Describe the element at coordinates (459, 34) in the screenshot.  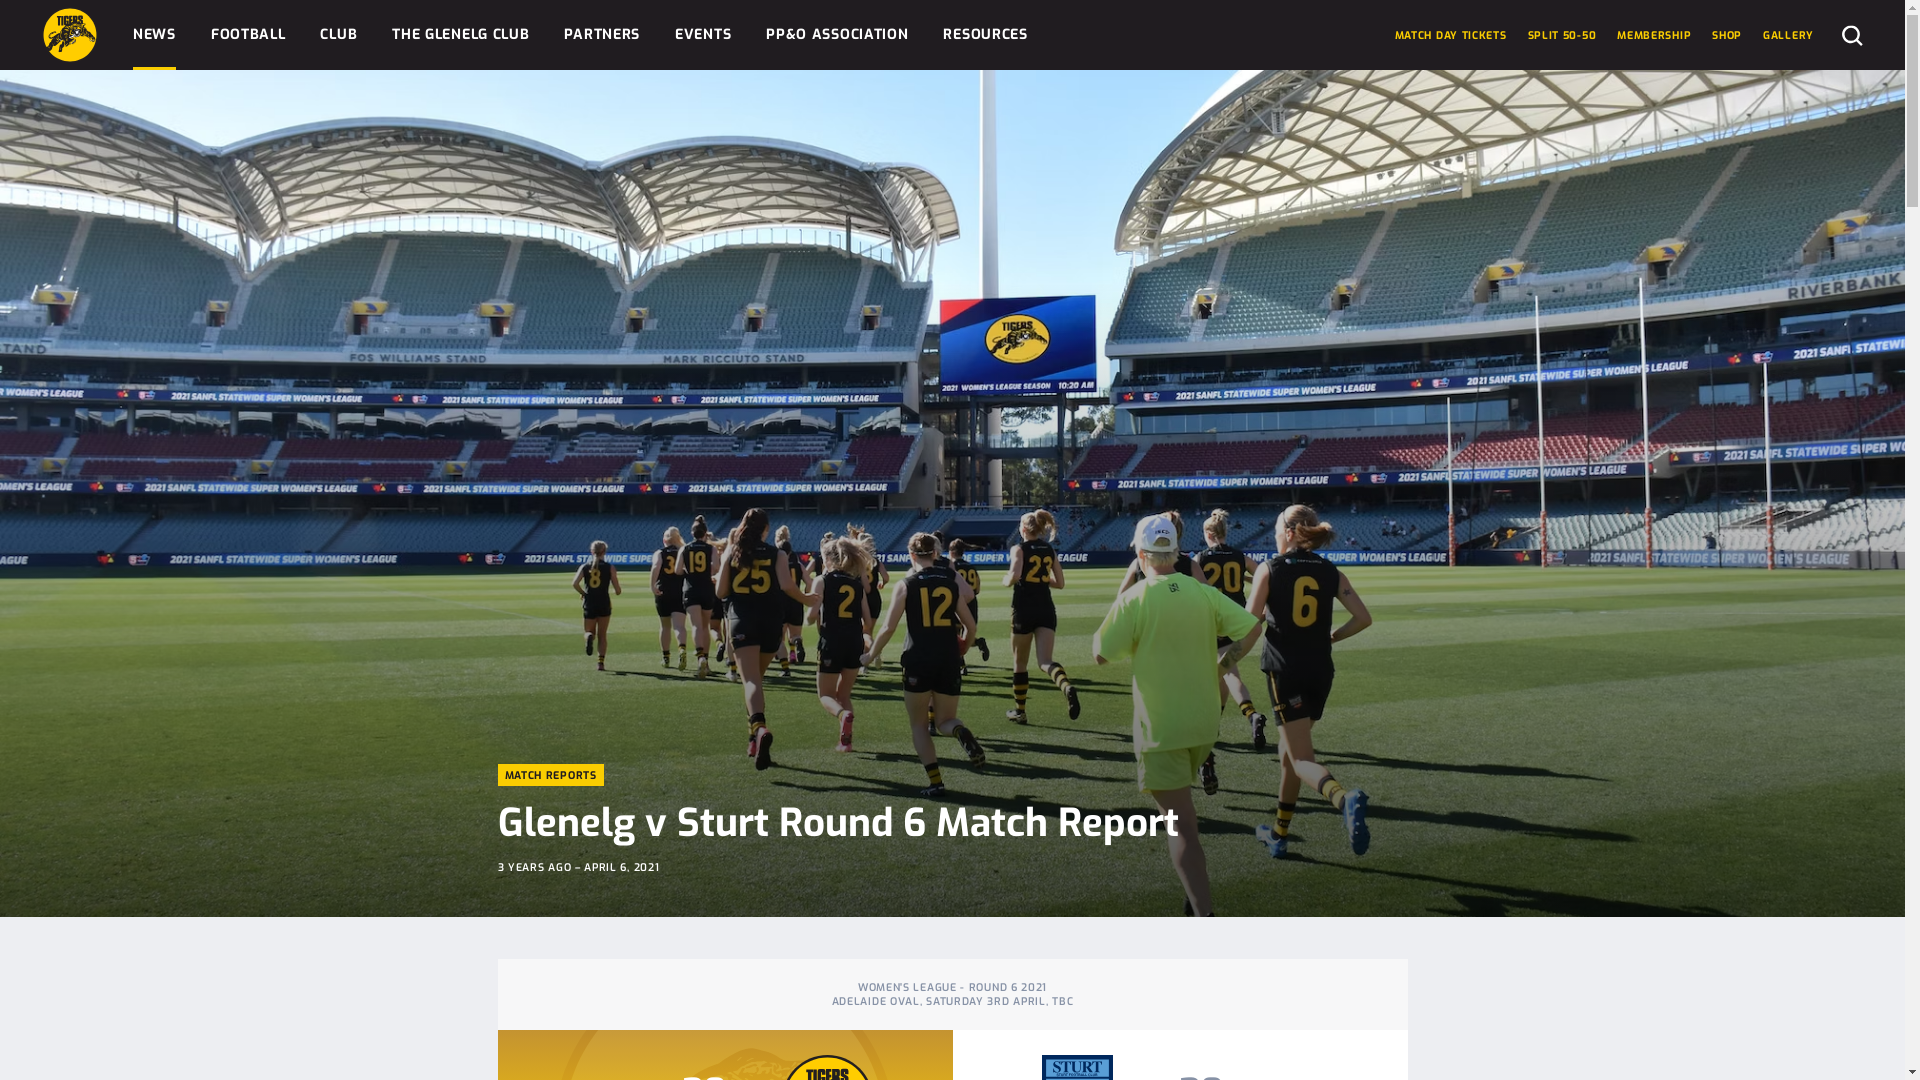
I see `'THE GLENELG CLUB'` at that location.